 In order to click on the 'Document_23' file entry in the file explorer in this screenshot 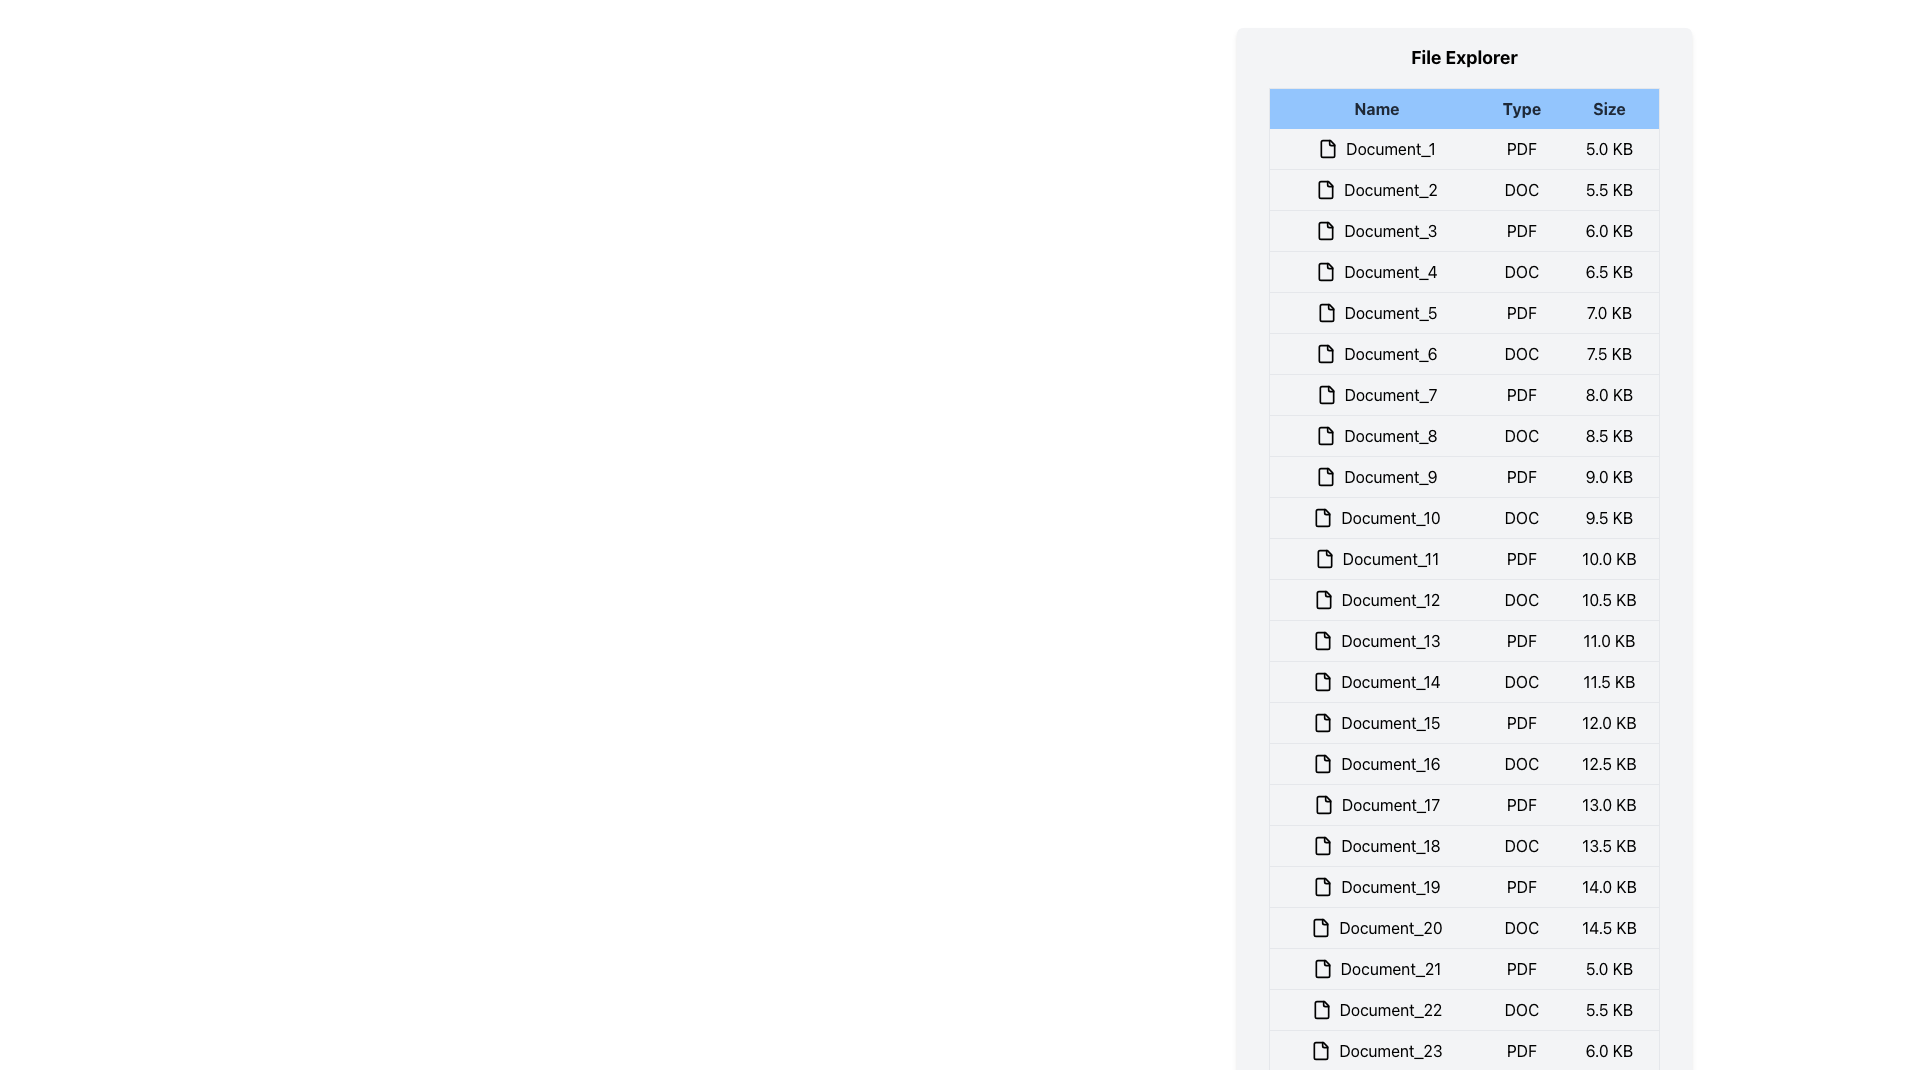, I will do `click(1464, 1049)`.